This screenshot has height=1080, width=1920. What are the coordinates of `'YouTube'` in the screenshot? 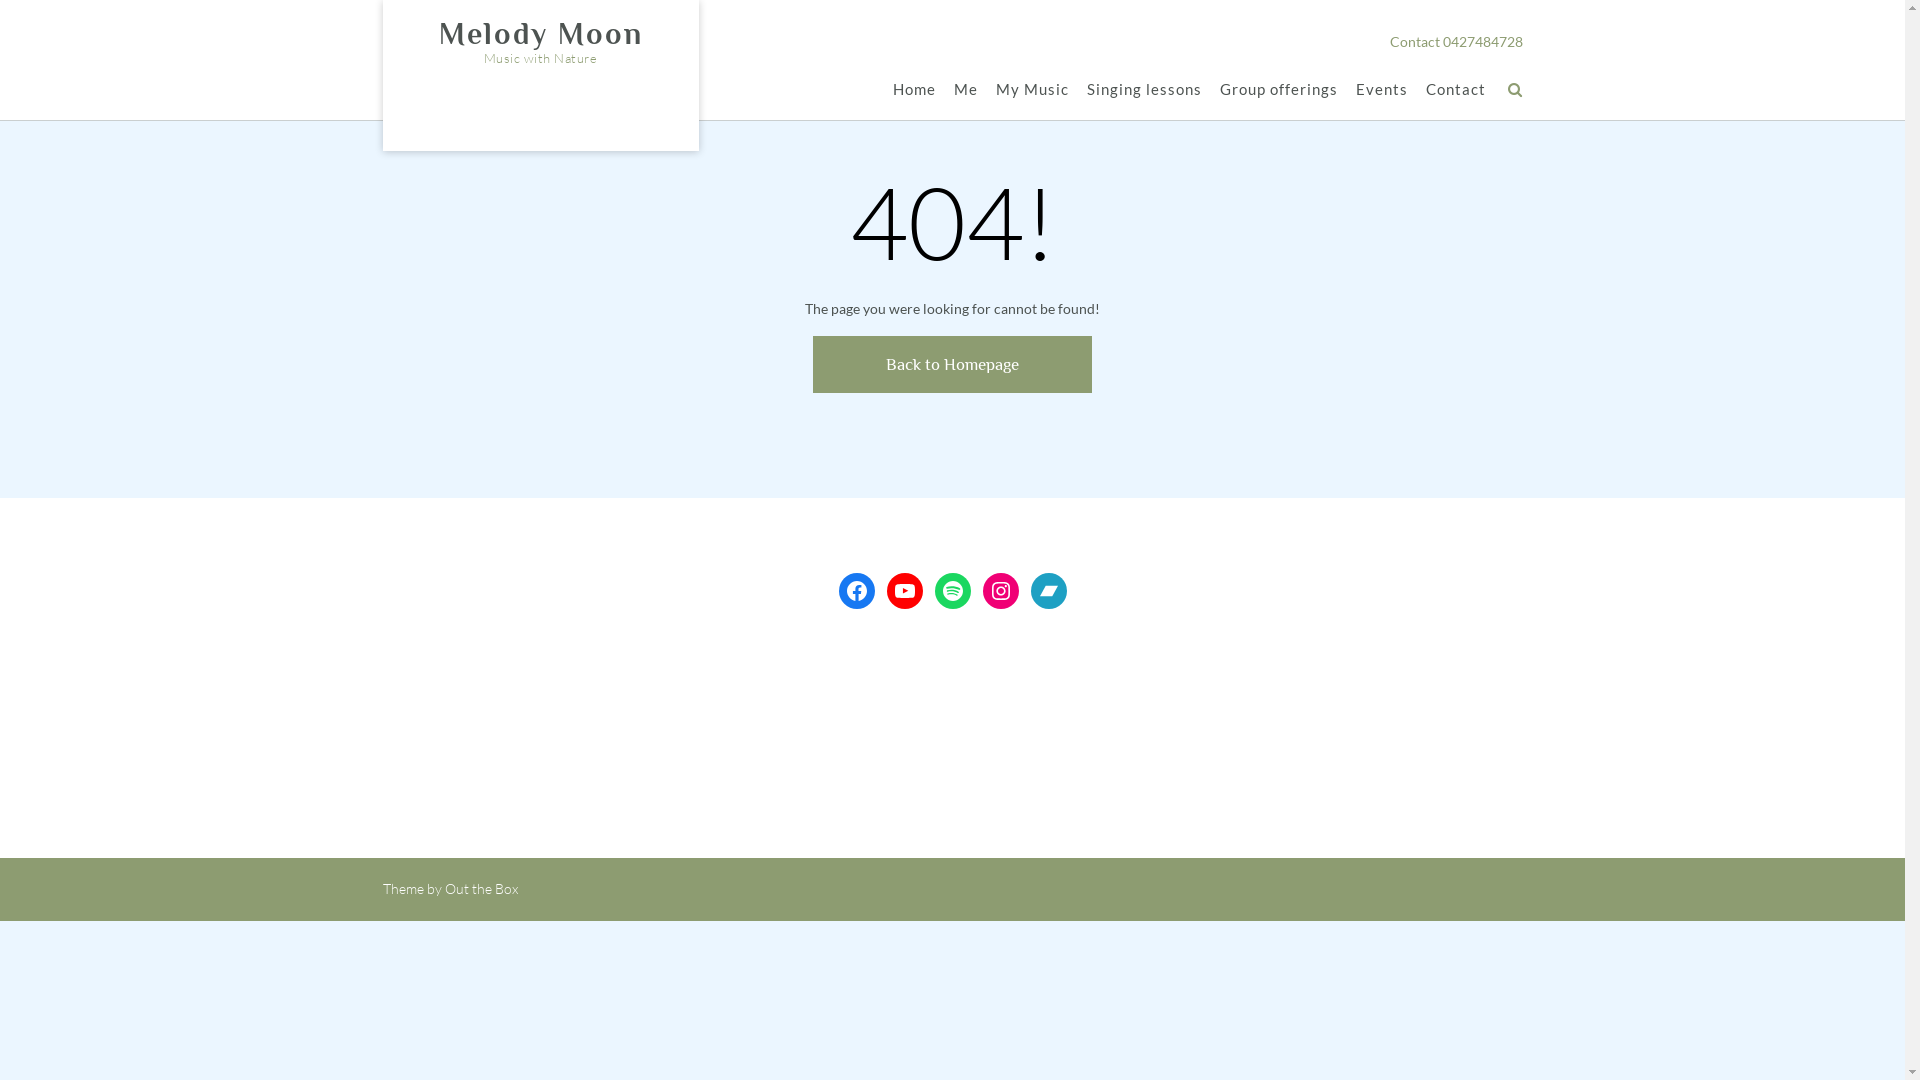 It's located at (885, 589).